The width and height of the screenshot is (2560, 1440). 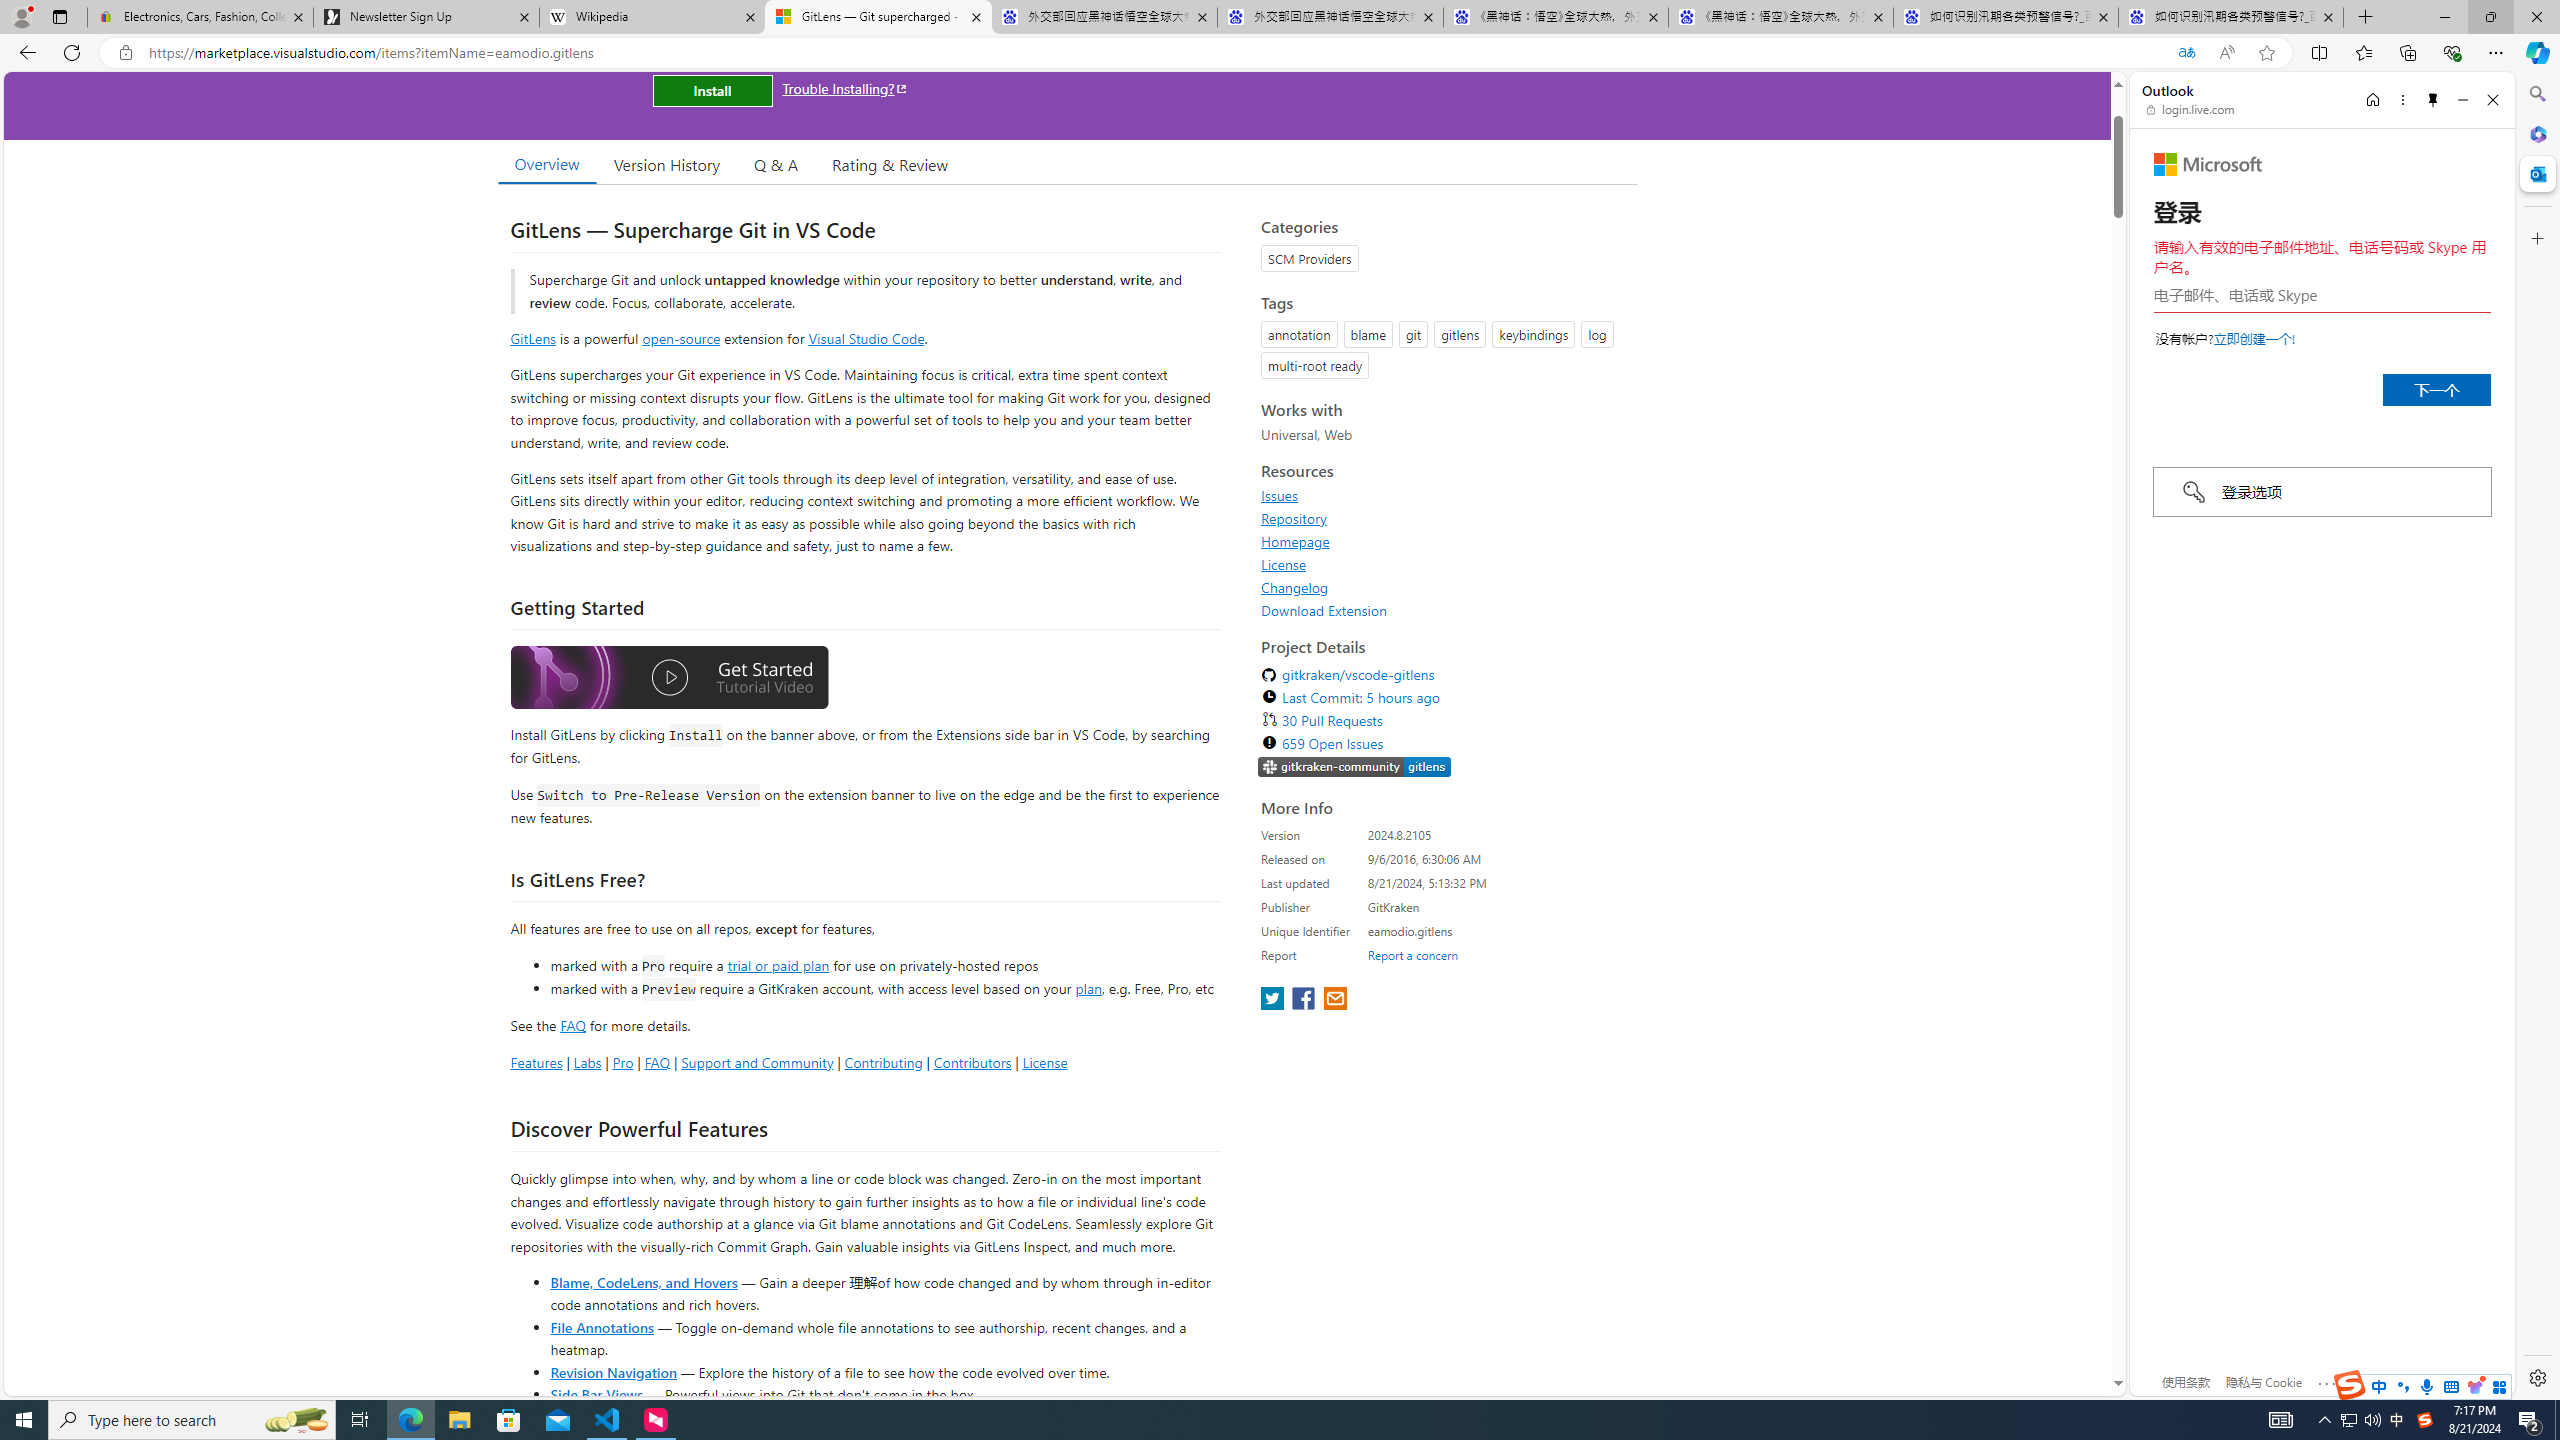 I want to click on 'Changelog', so click(x=1295, y=586).